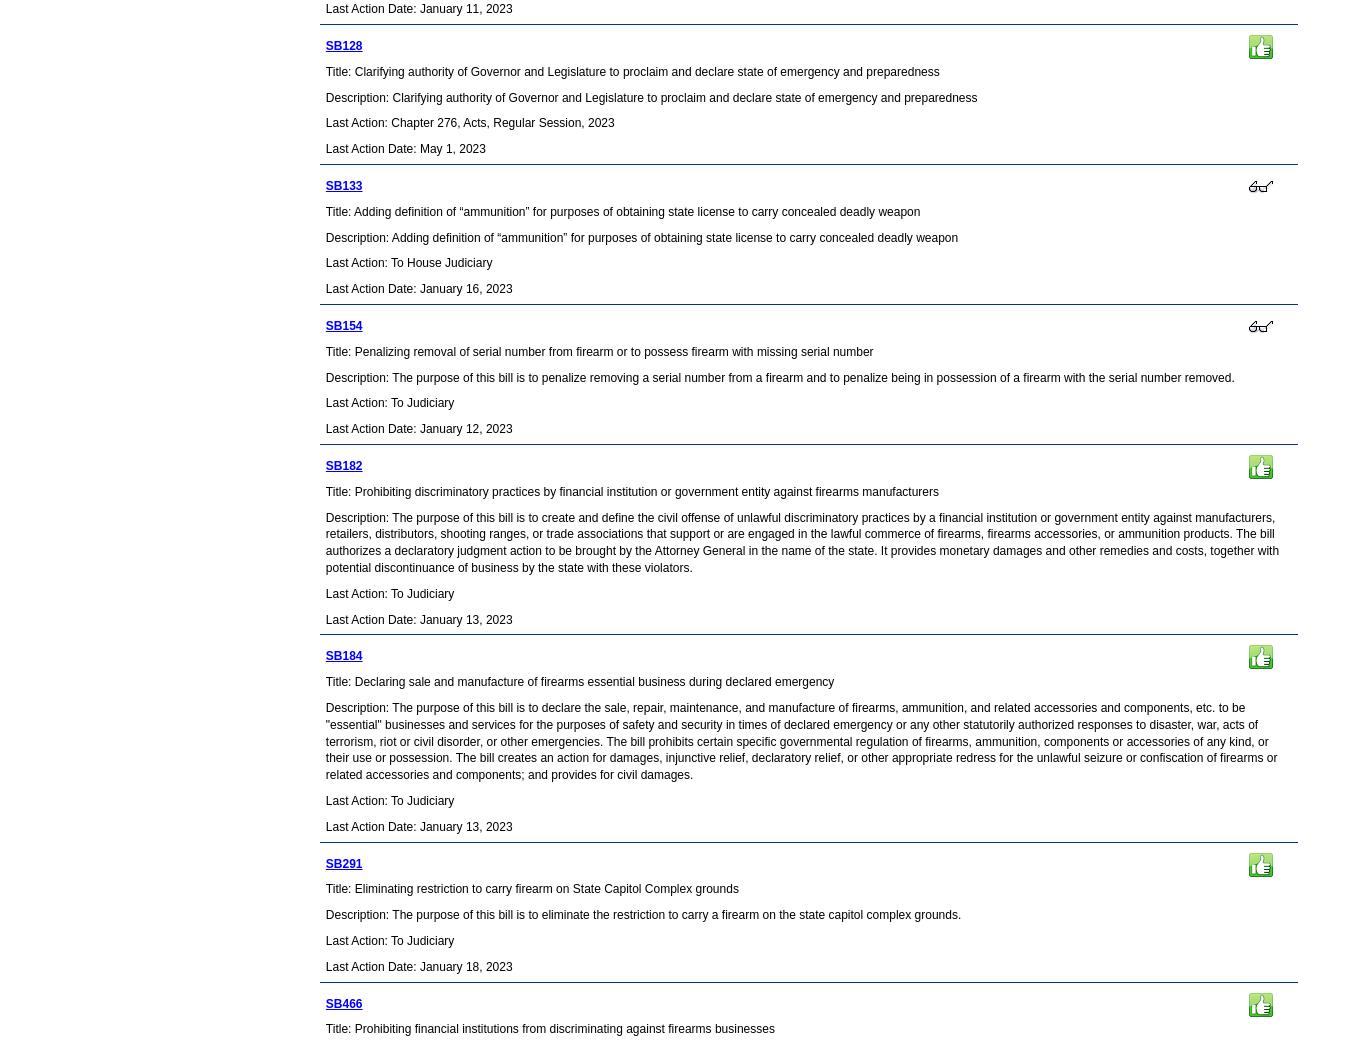  I want to click on 'Description: The purpose of this bill is to penalize removing a serial number from a firearm and to penalize being in possession of a firearm with the serial number removed.', so click(779, 376).